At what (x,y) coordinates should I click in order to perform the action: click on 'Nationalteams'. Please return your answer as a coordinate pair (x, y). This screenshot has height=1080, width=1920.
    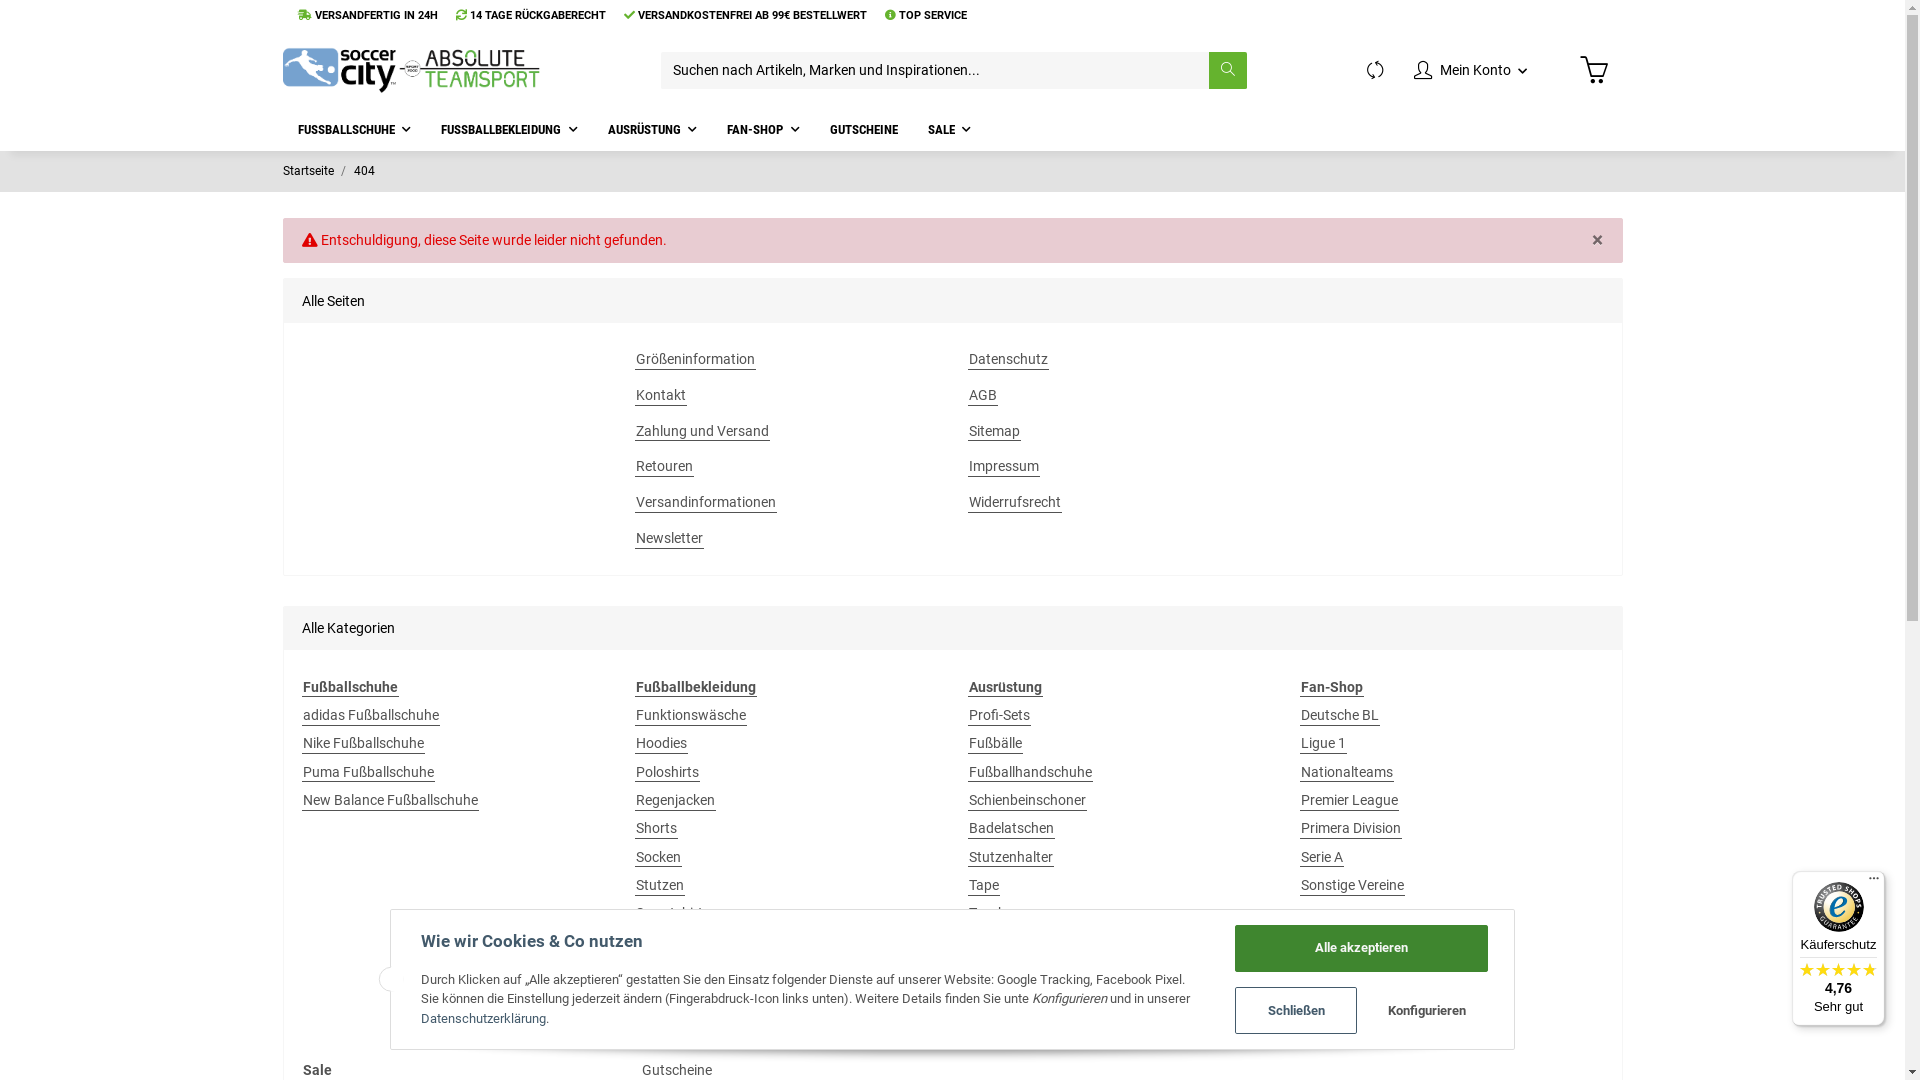
    Looking at the image, I should click on (1300, 771).